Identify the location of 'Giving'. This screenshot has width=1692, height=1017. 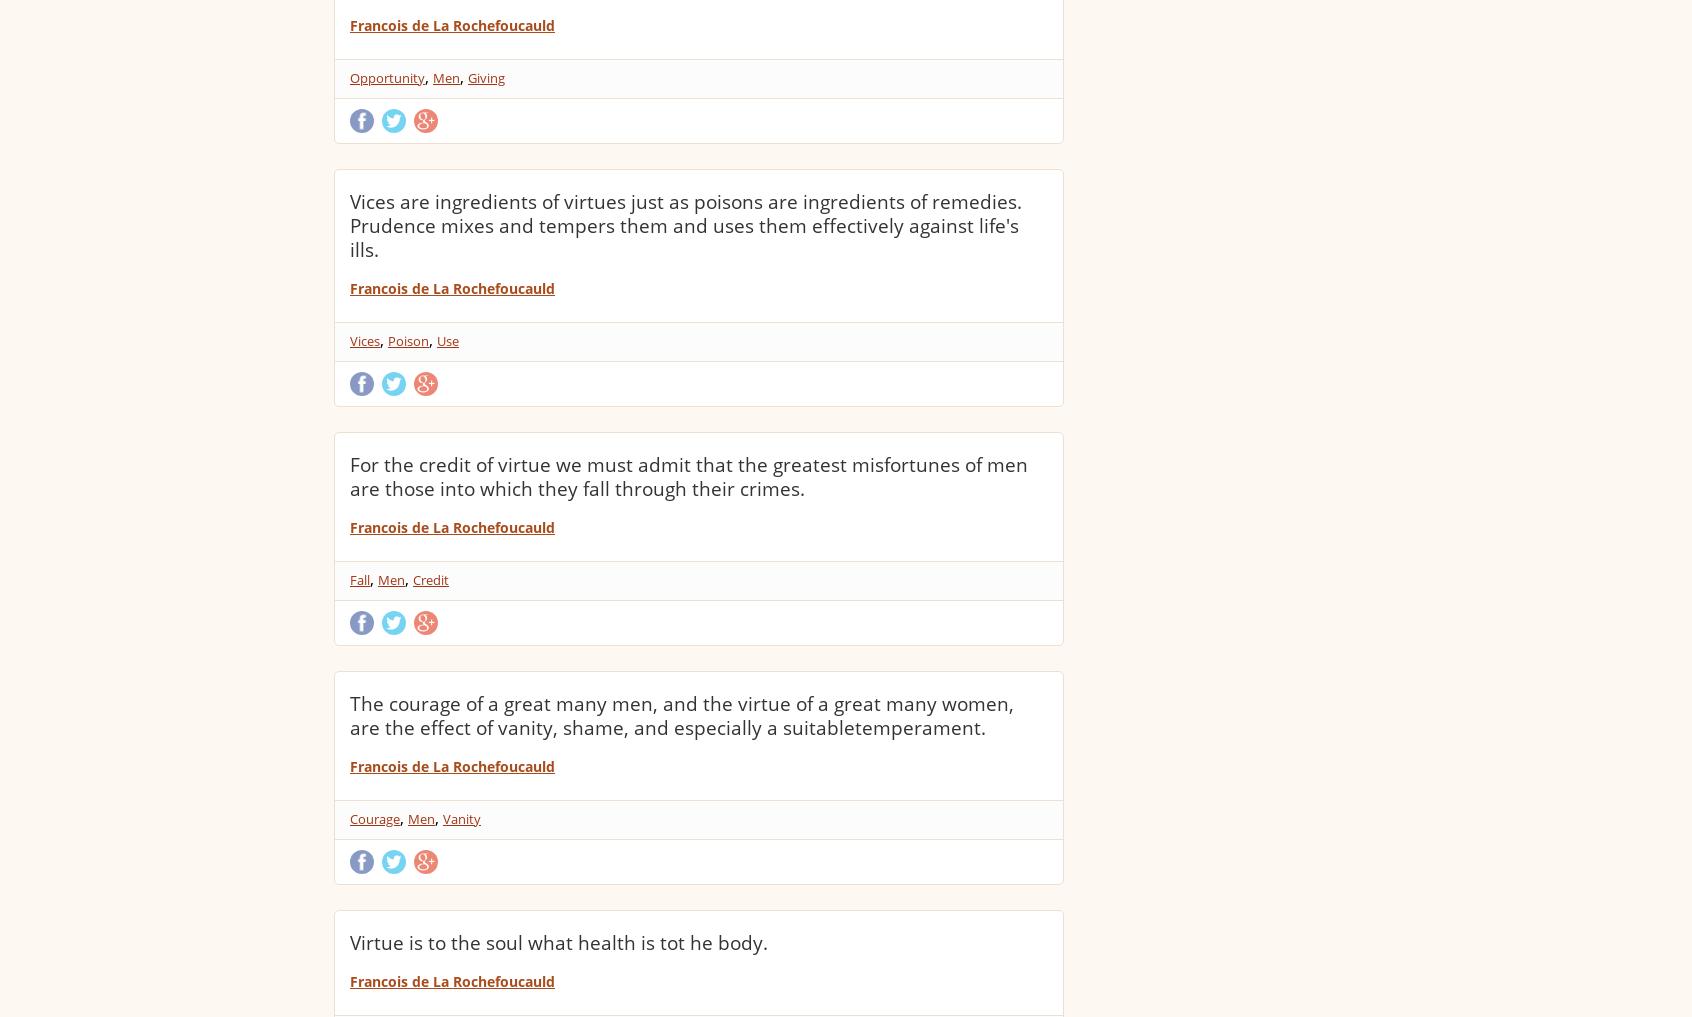
(485, 78).